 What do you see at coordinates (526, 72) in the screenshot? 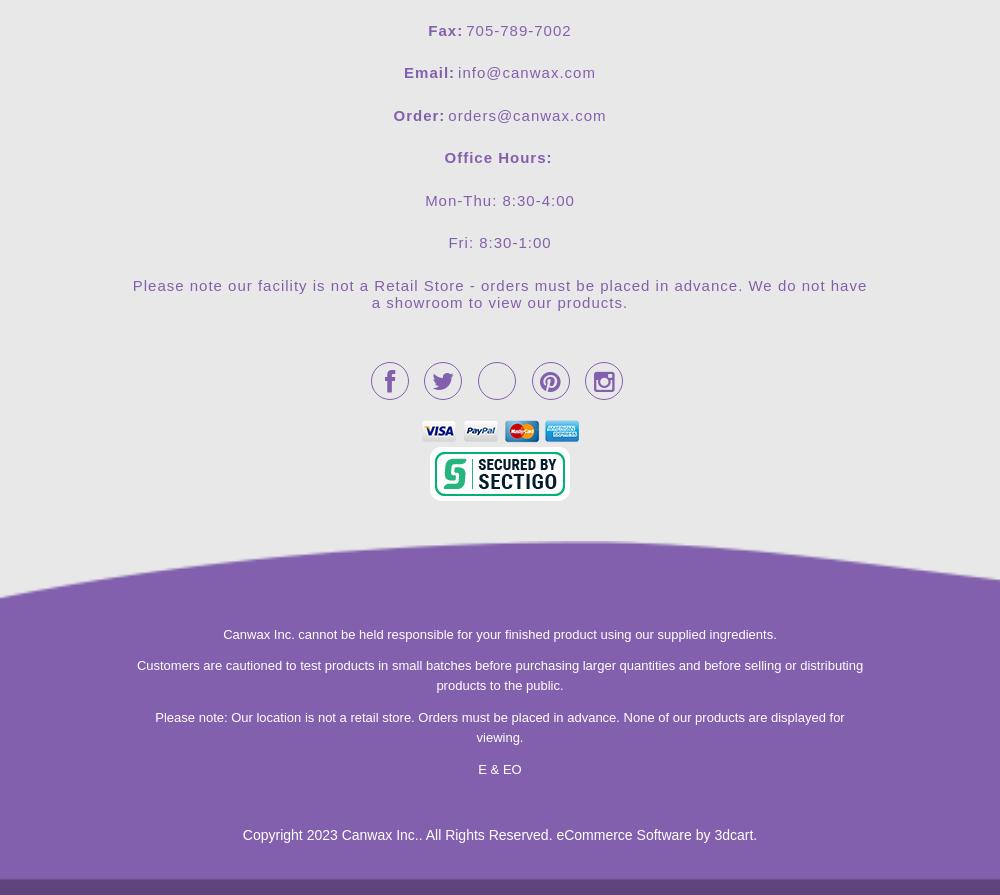
I see `'info@canwax.com'` at bounding box center [526, 72].